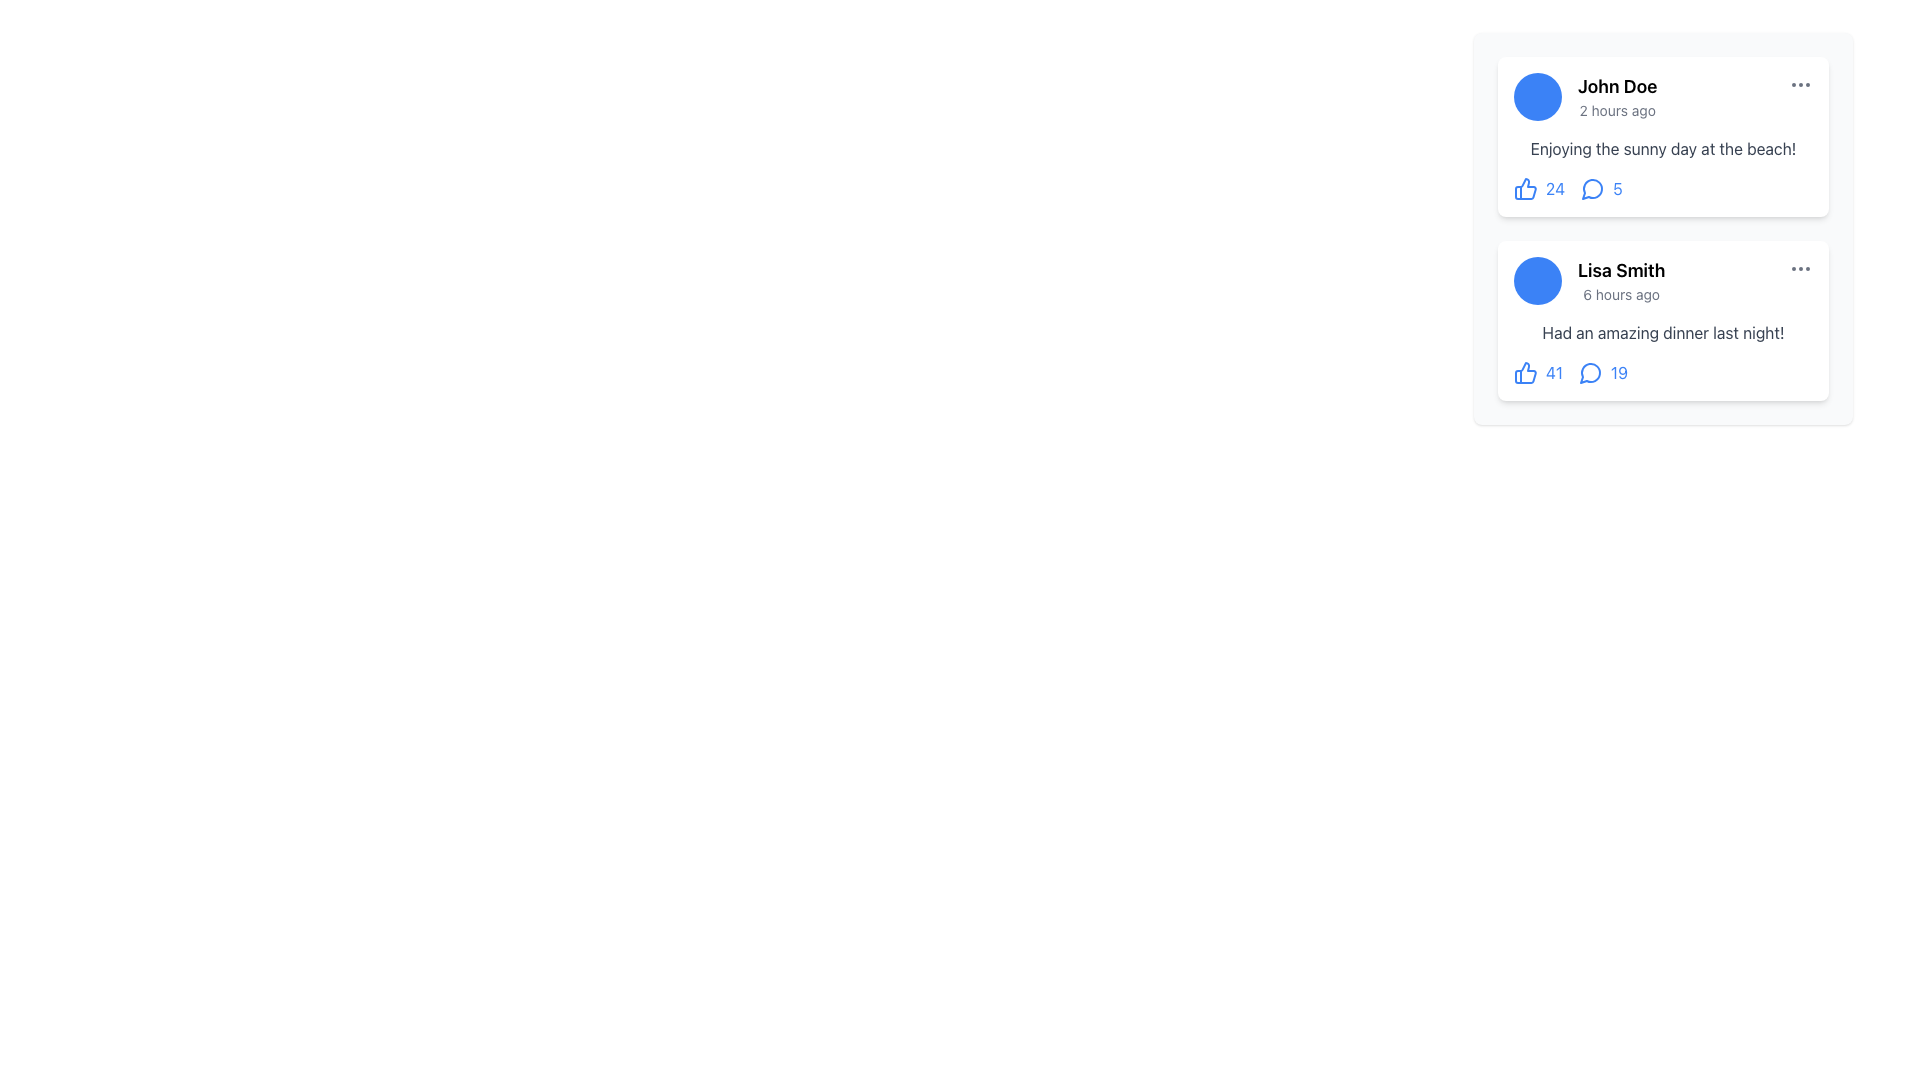 Image resolution: width=1920 pixels, height=1080 pixels. What do you see at coordinates (1663, 148) in the screenshot?
I see `the text snippet that reads 'Enjoying the sunny day at the beach!' displayed in gray below the username 'John Doe' and the timestamp '2 hours ago' within the user post card layout` at bounding box center [1663, 148].